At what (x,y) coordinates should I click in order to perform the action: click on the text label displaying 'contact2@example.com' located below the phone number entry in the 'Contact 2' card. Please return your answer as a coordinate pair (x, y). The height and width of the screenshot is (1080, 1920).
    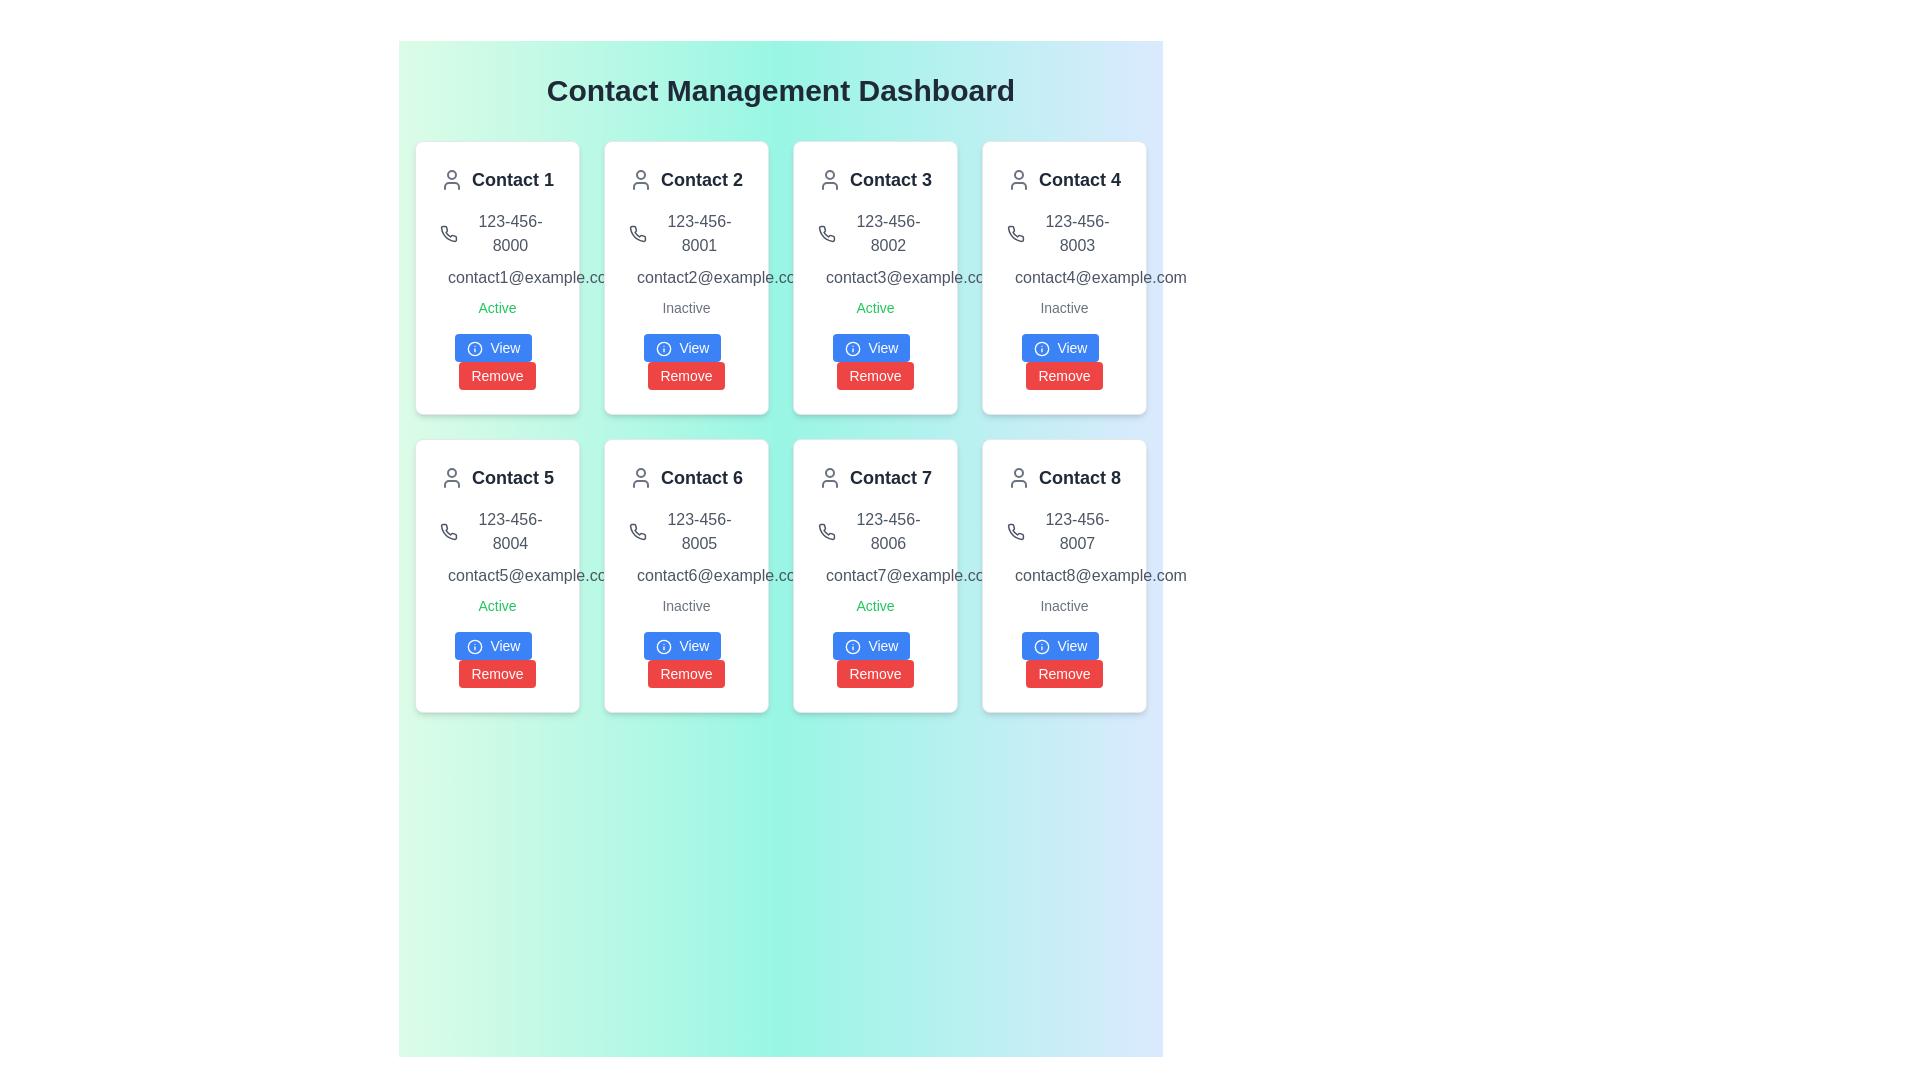
    Looking at the image, I should click on (686, 277).